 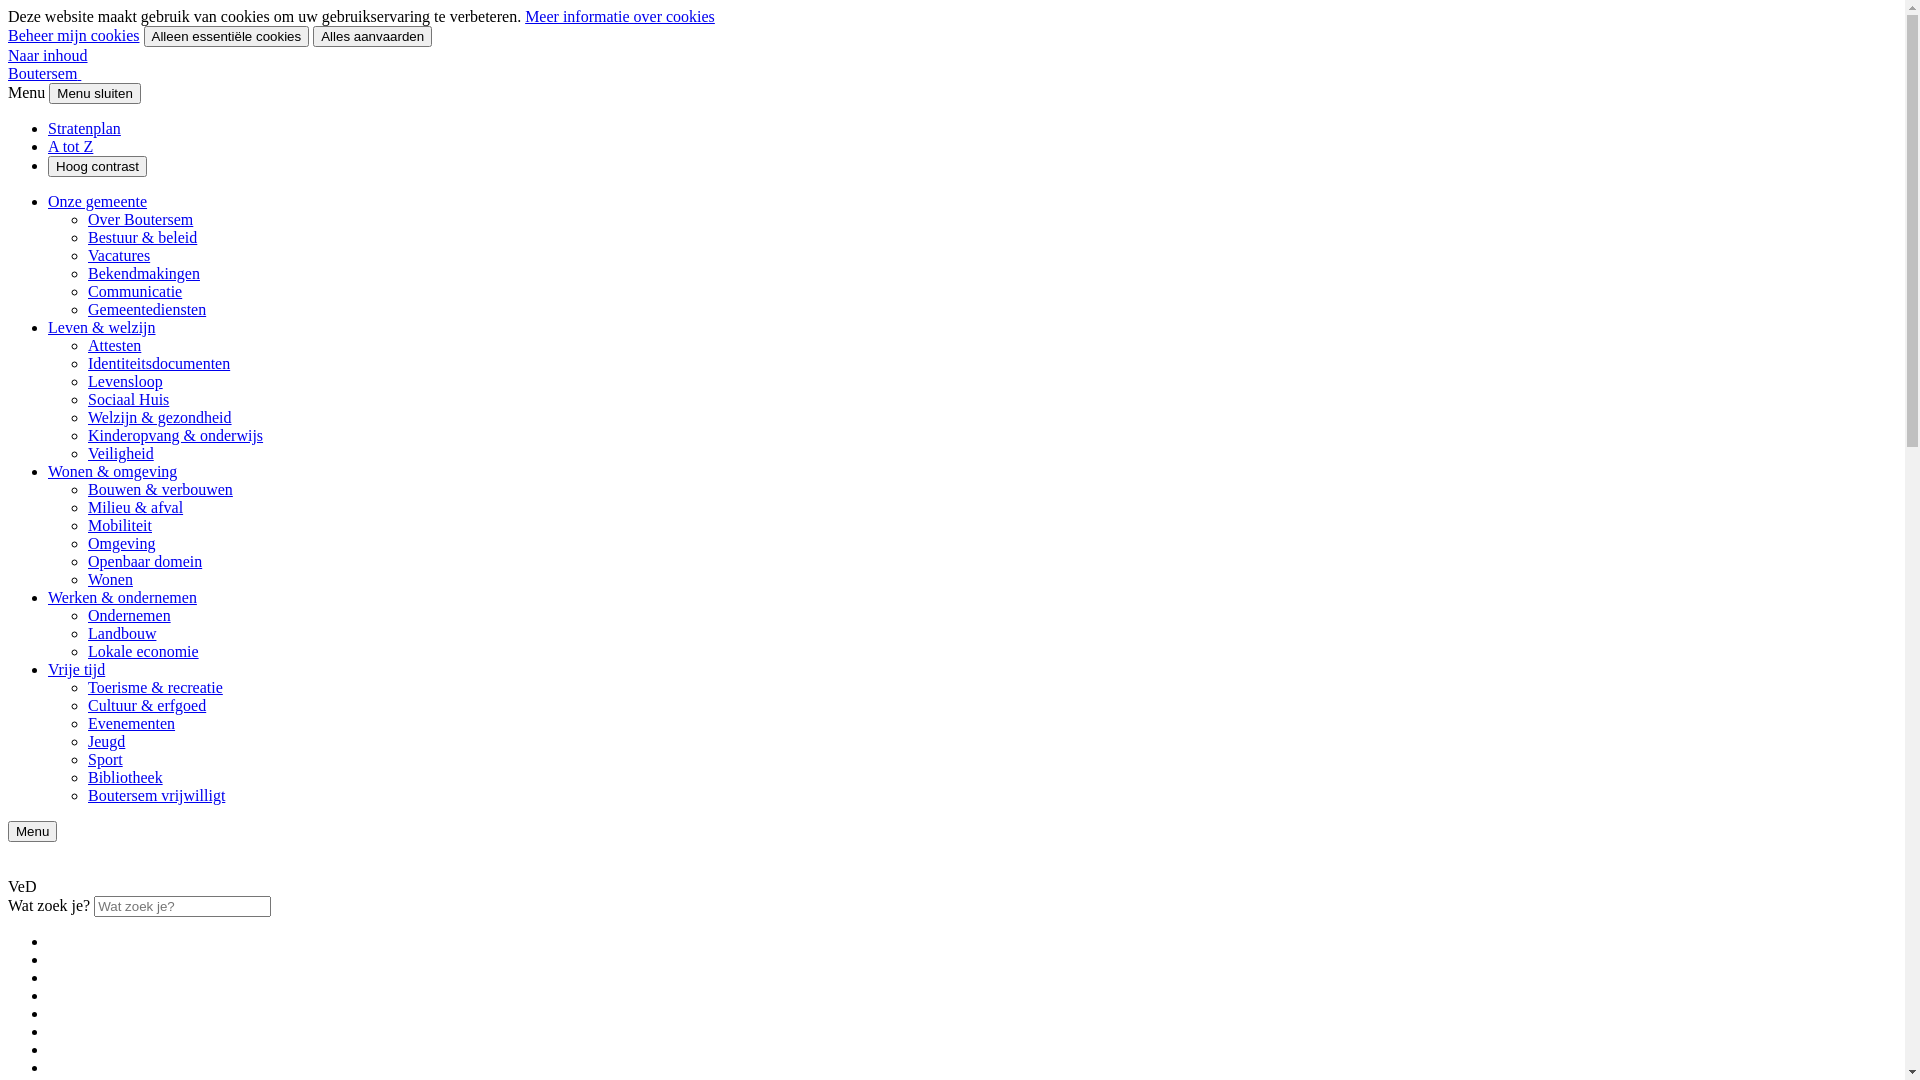 What do you see at coordinates (86, 794) in the screenshot?
I see `'Boutersem vrijwilligt'` at bounding box center [86, 794].